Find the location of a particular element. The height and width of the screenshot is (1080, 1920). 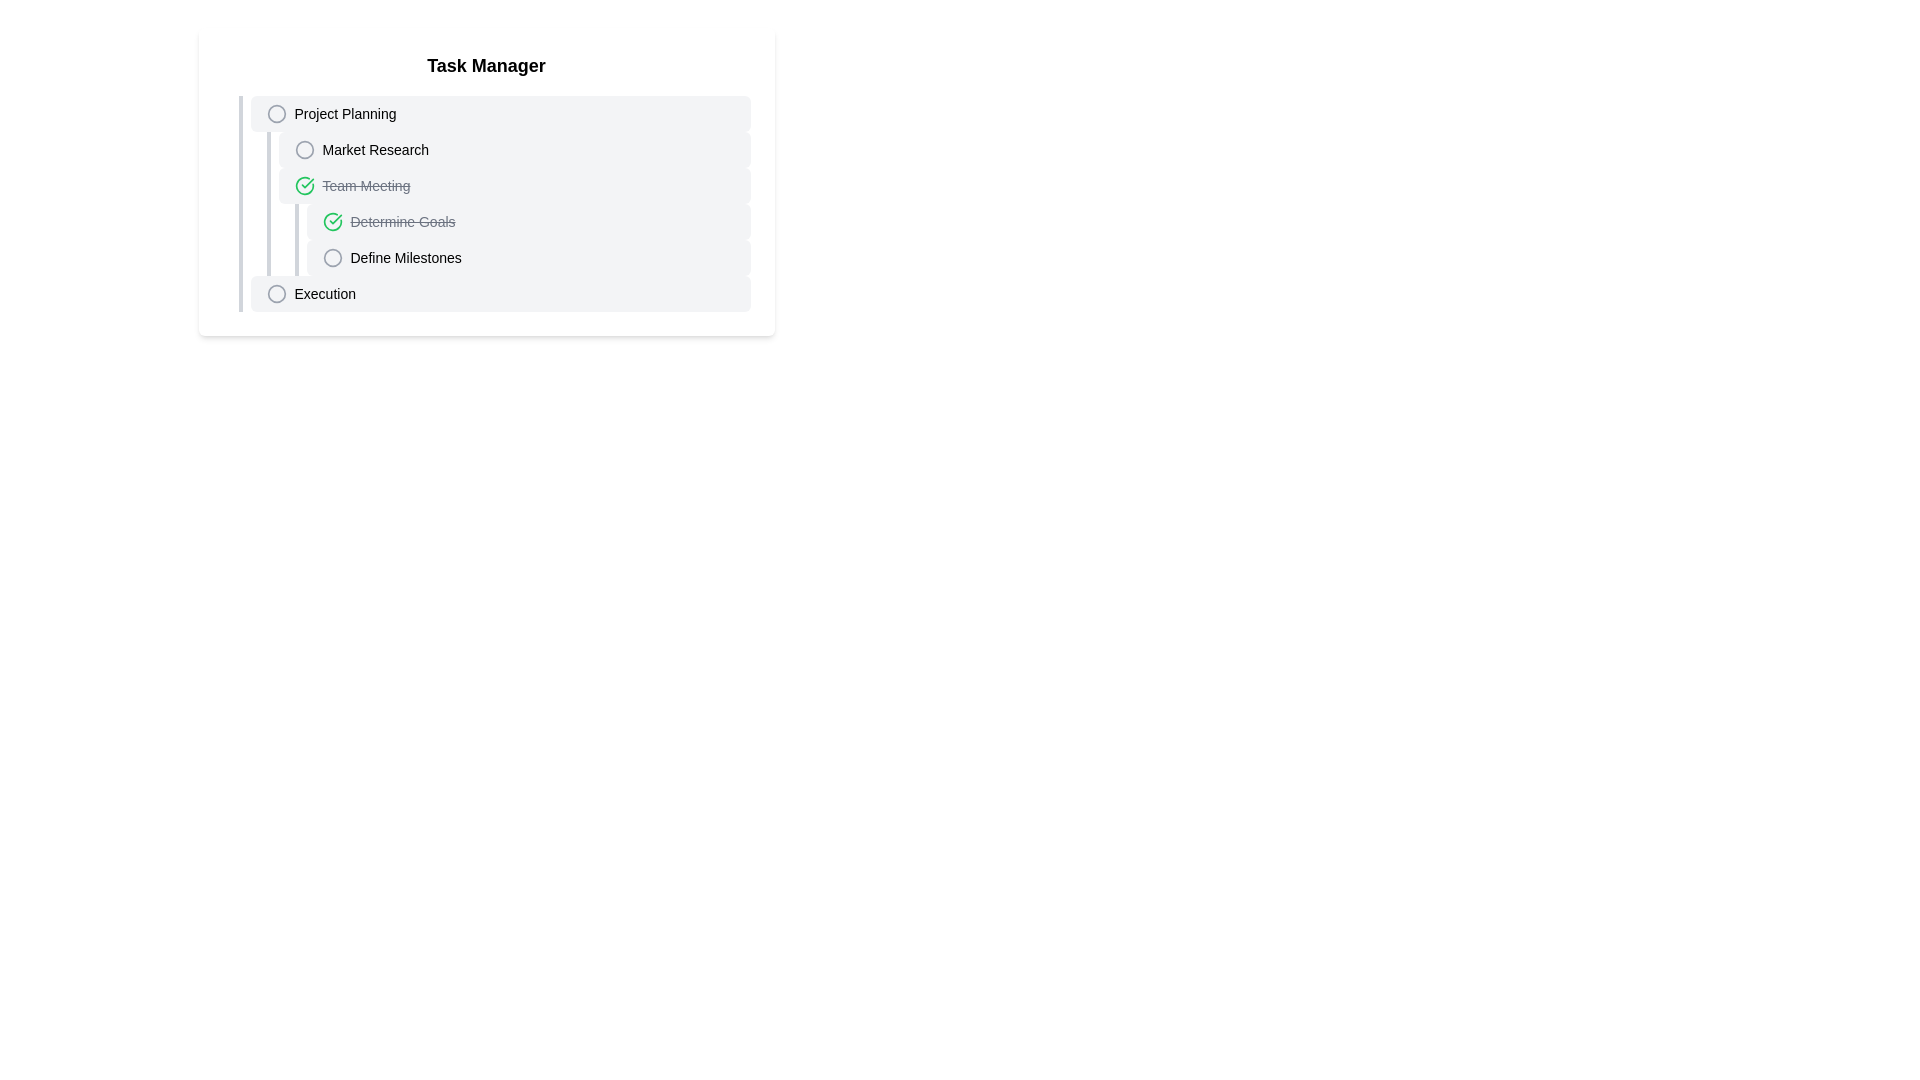

the checkmark icon indicating the completion status of the 'Team Meeting' task under the 'Project Planning' category is located at coordinates (332, 222).